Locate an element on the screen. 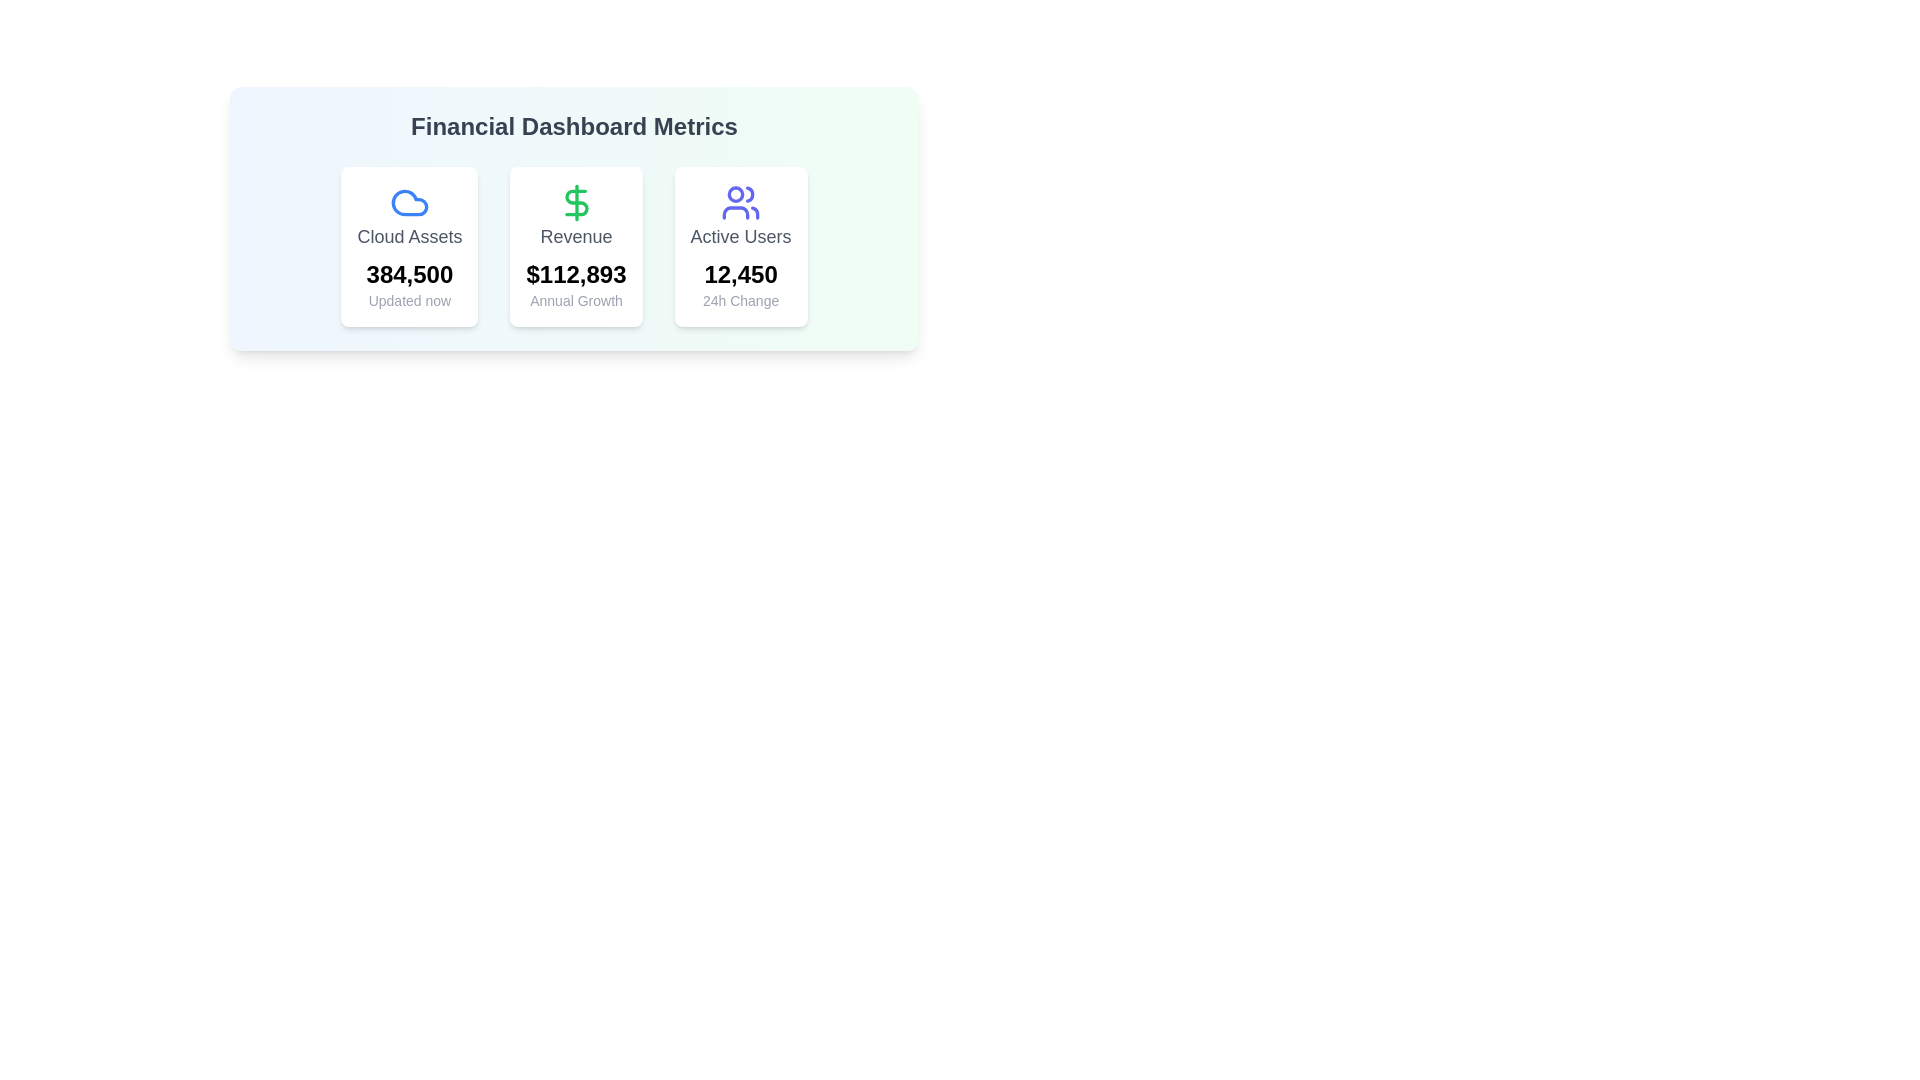 This screenshot has width=1920, height=1080. the timestamp/status indicator text label located below the bold figure '384,500' in the 'Cloud Assets' card is located at coordinates (408, 300).